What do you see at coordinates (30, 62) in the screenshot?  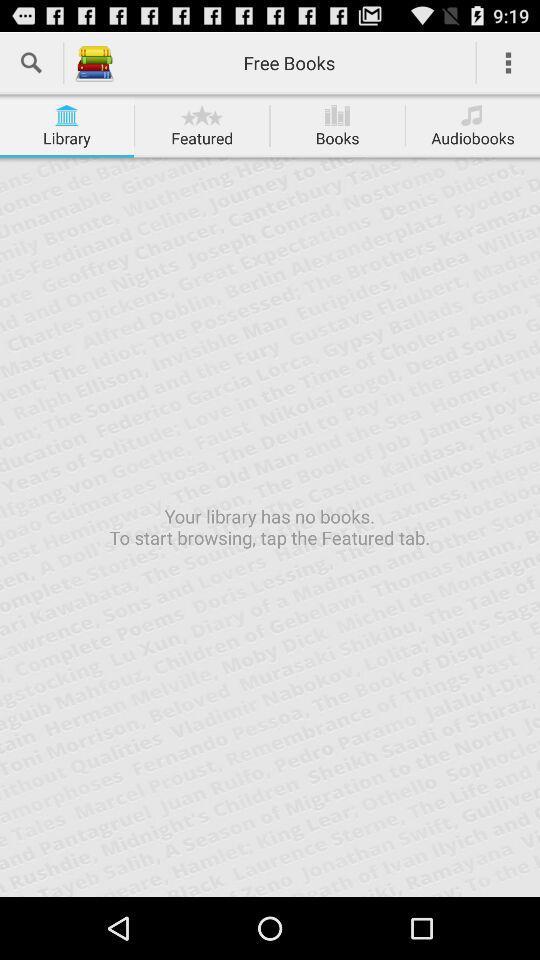 I see `search` at bounding box center [30, 62].